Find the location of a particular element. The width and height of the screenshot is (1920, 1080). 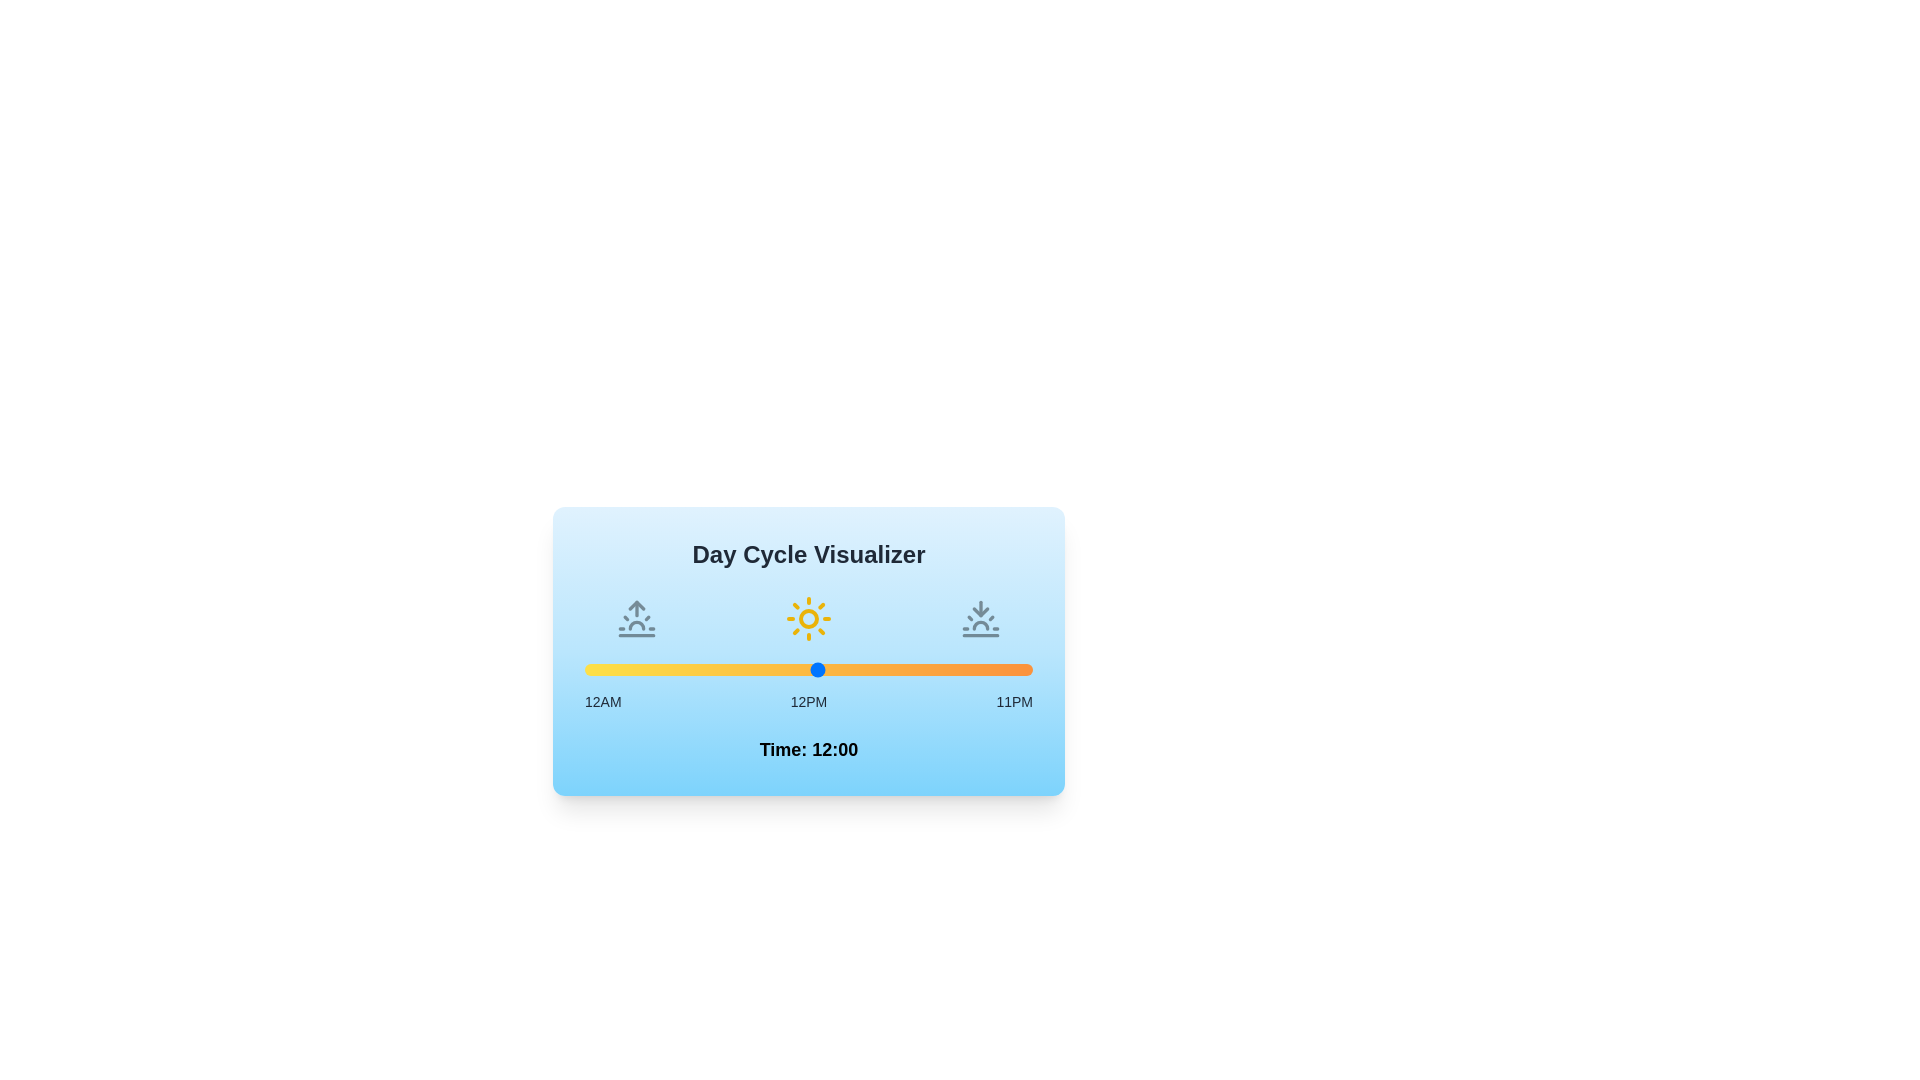

the time to 14 by moving the slider is located at coordinates (857, 670).